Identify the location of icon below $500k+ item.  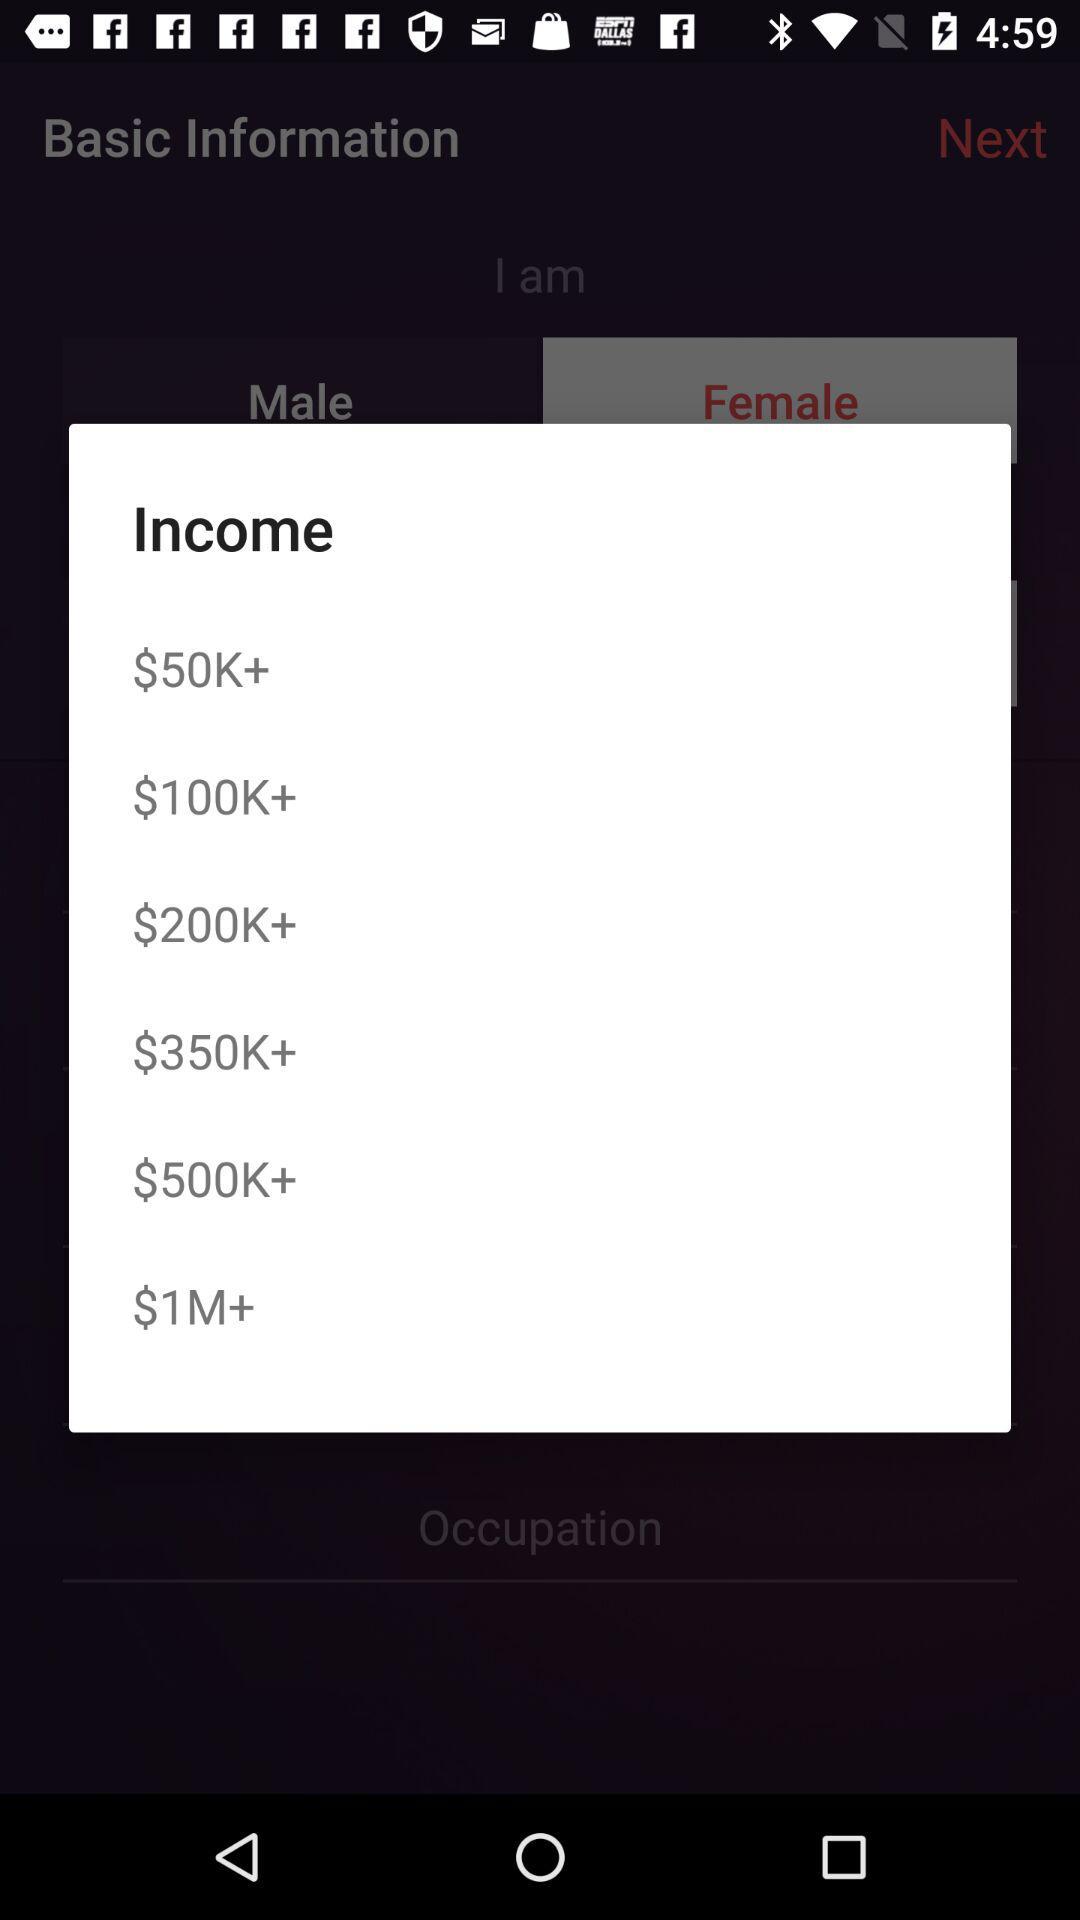
(193, 1305).